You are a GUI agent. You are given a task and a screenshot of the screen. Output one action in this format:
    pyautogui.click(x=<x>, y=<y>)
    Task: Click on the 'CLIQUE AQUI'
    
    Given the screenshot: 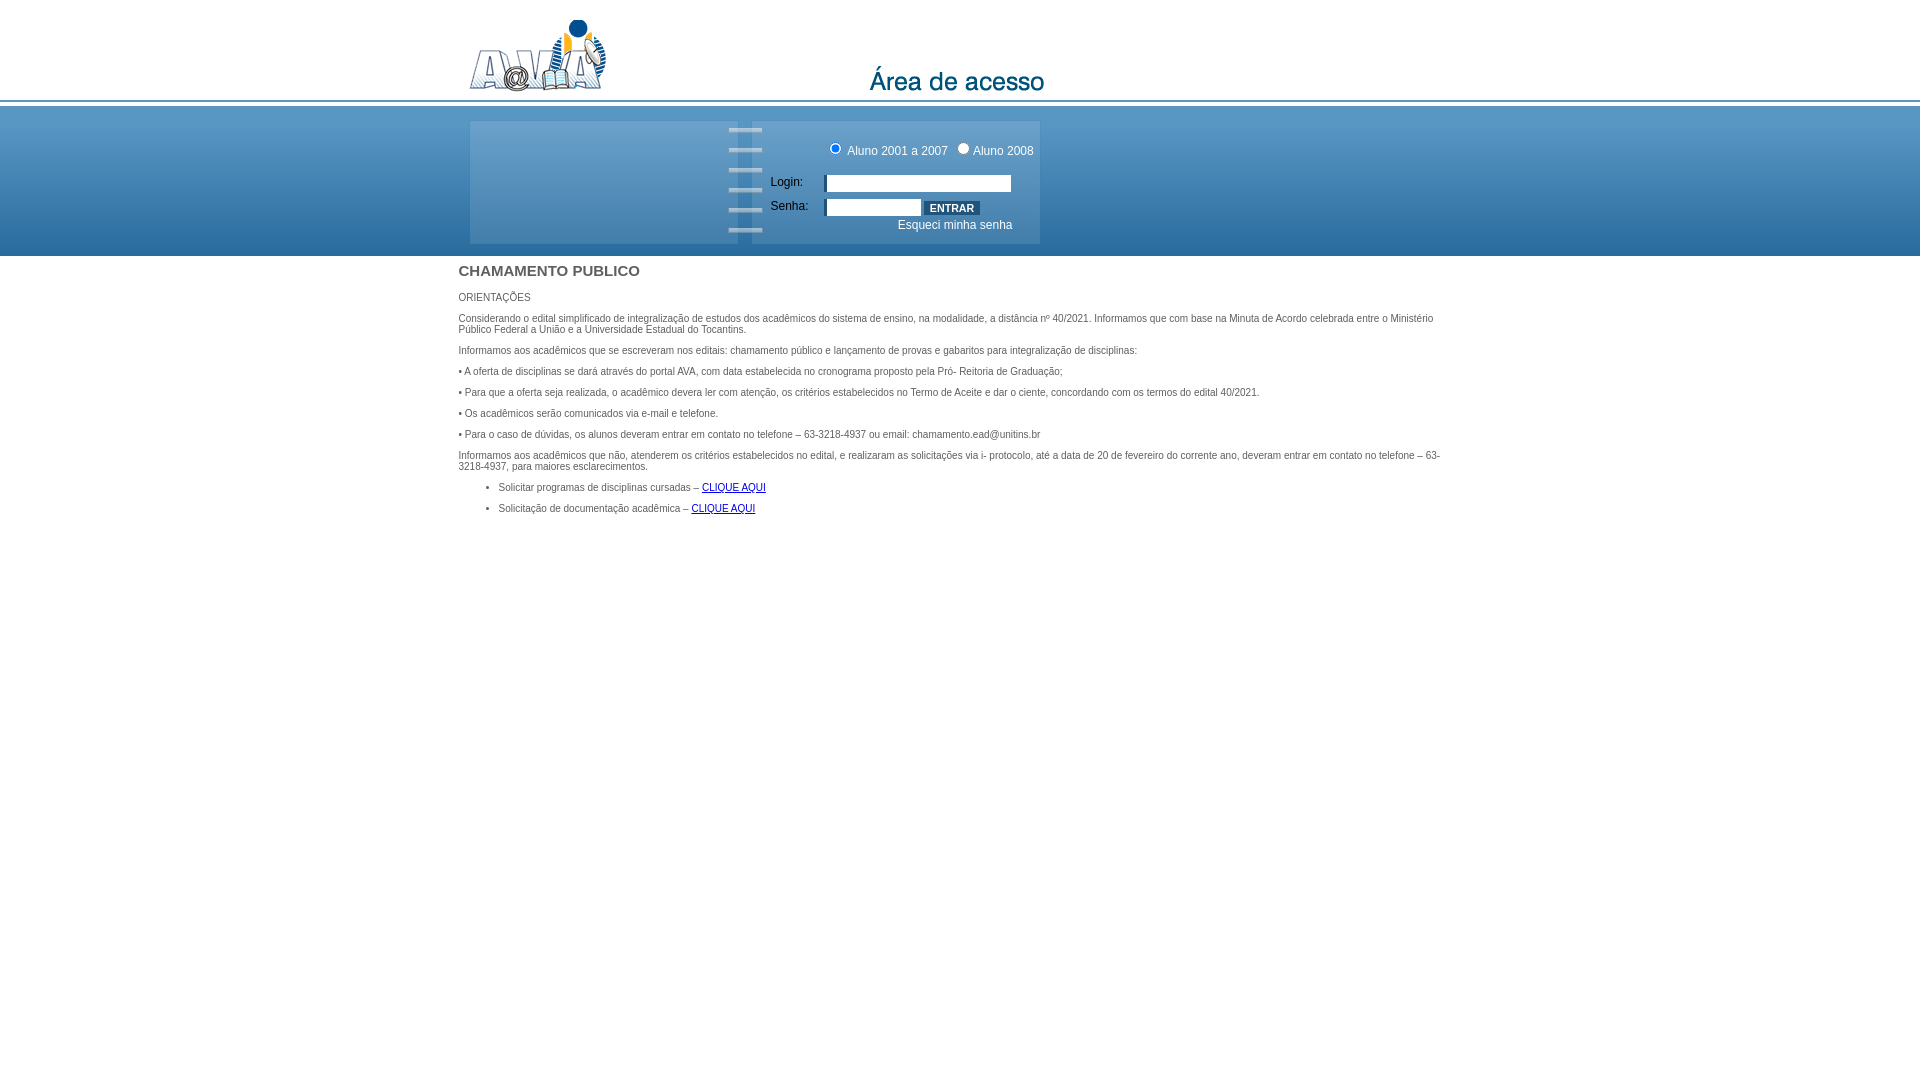 What is the action you would take?
    pyautogui.click(x=733, y=487)
    